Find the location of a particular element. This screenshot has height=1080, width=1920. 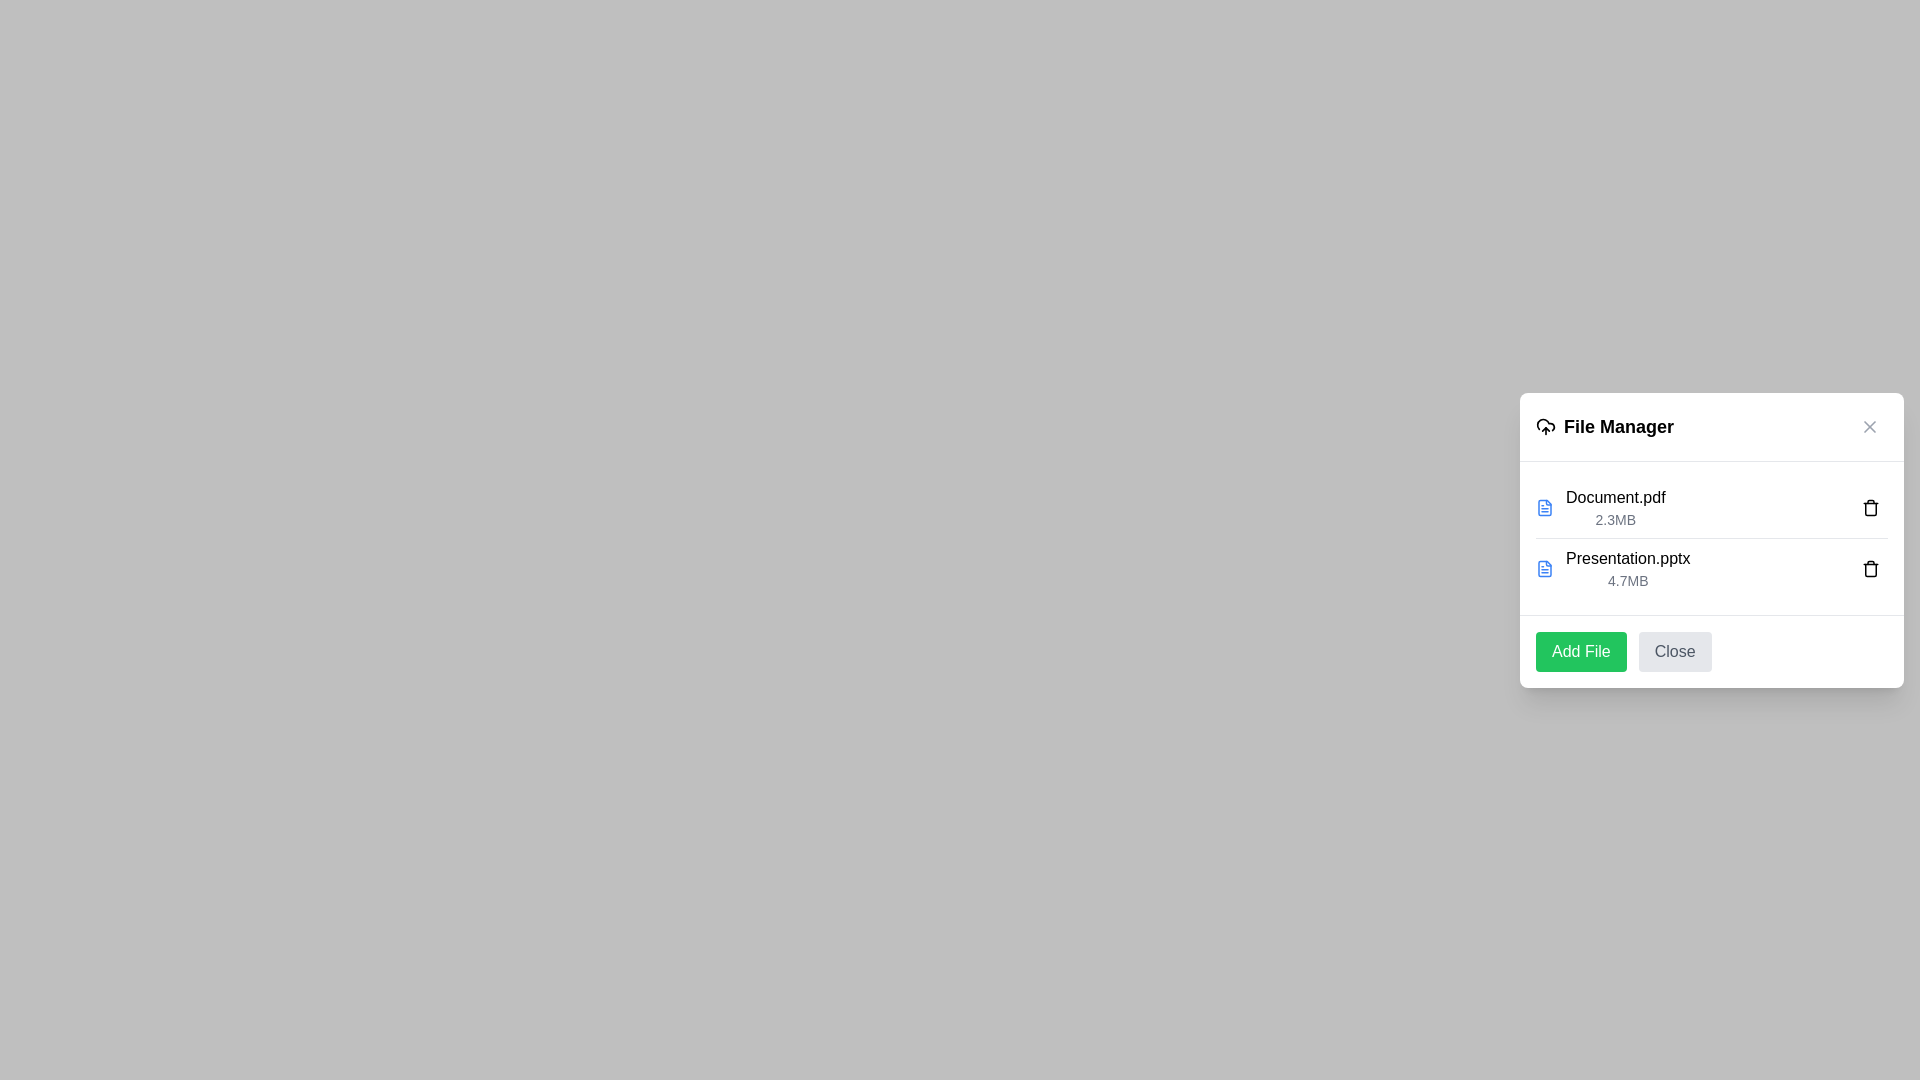

the close button icon, which is an oblique cross ('X' shape) located at the top-right corner of the 'File Manager' modal is located at coordinates (1869, 425).